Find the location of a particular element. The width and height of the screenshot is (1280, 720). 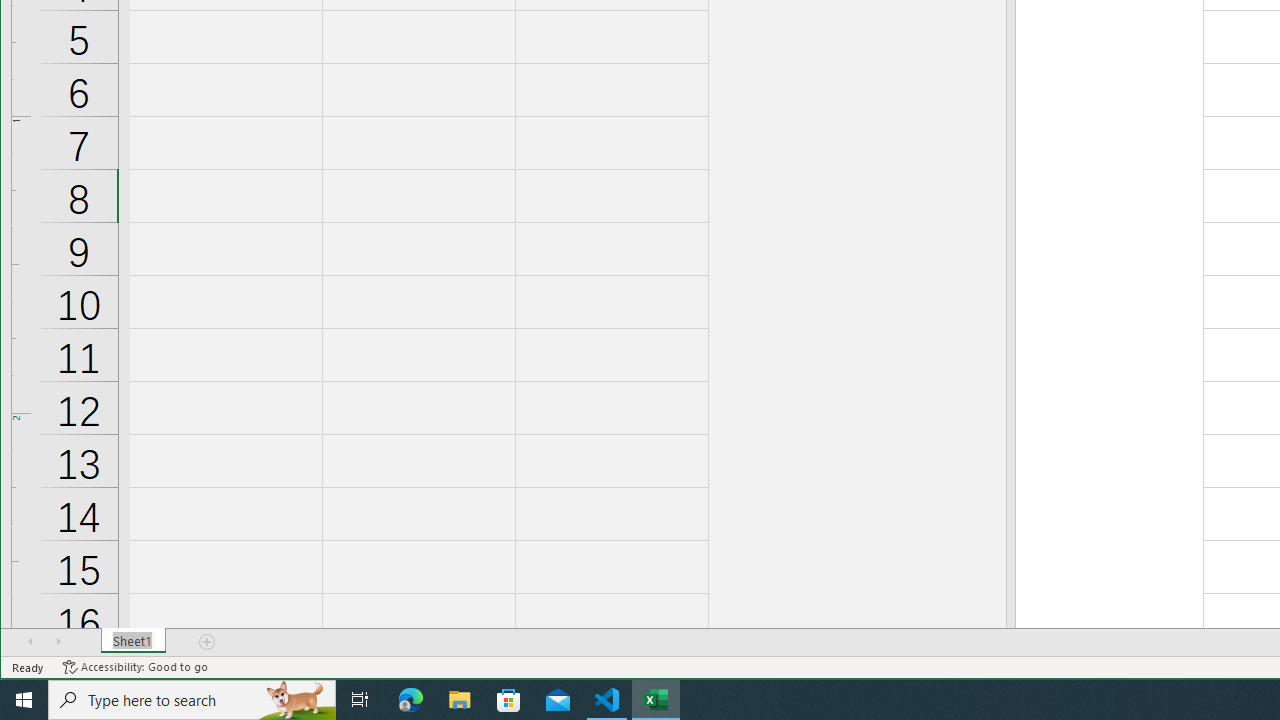

'Excel - 1 running window' is located at coordinates (656, 698).